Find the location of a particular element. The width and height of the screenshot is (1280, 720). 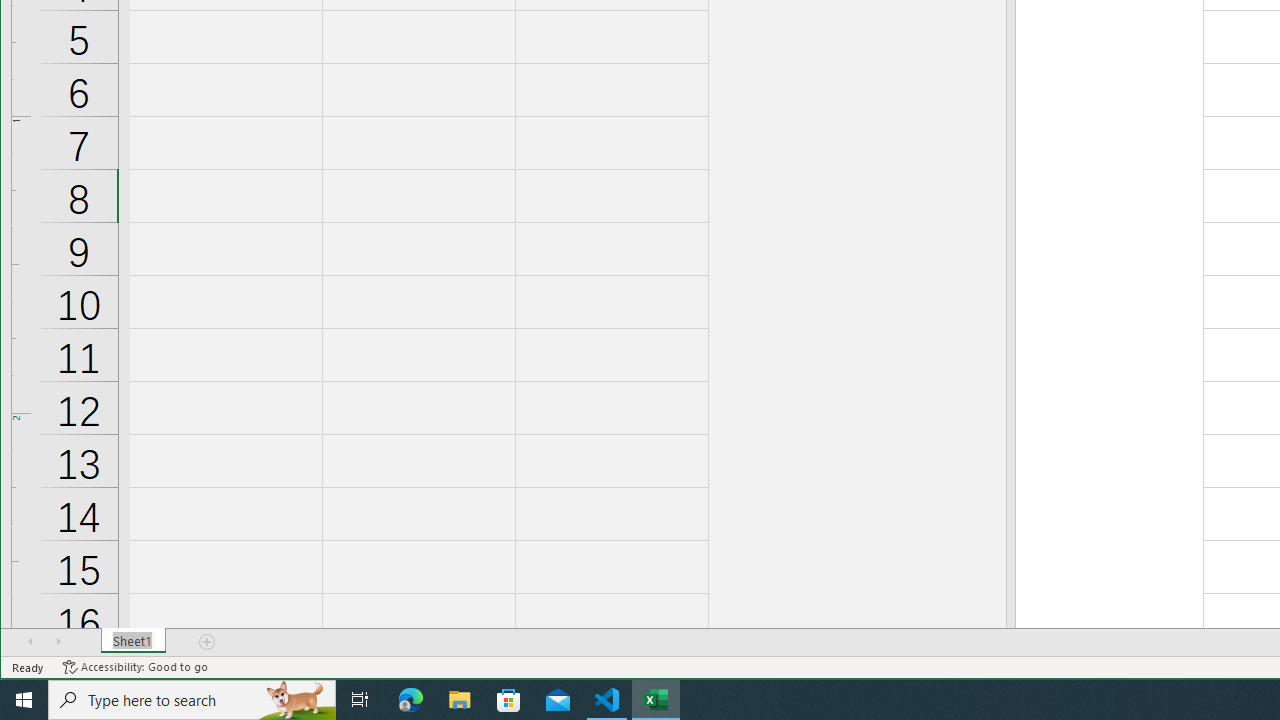

'Excel - 1 running window' is located at coordinates (656, 698).